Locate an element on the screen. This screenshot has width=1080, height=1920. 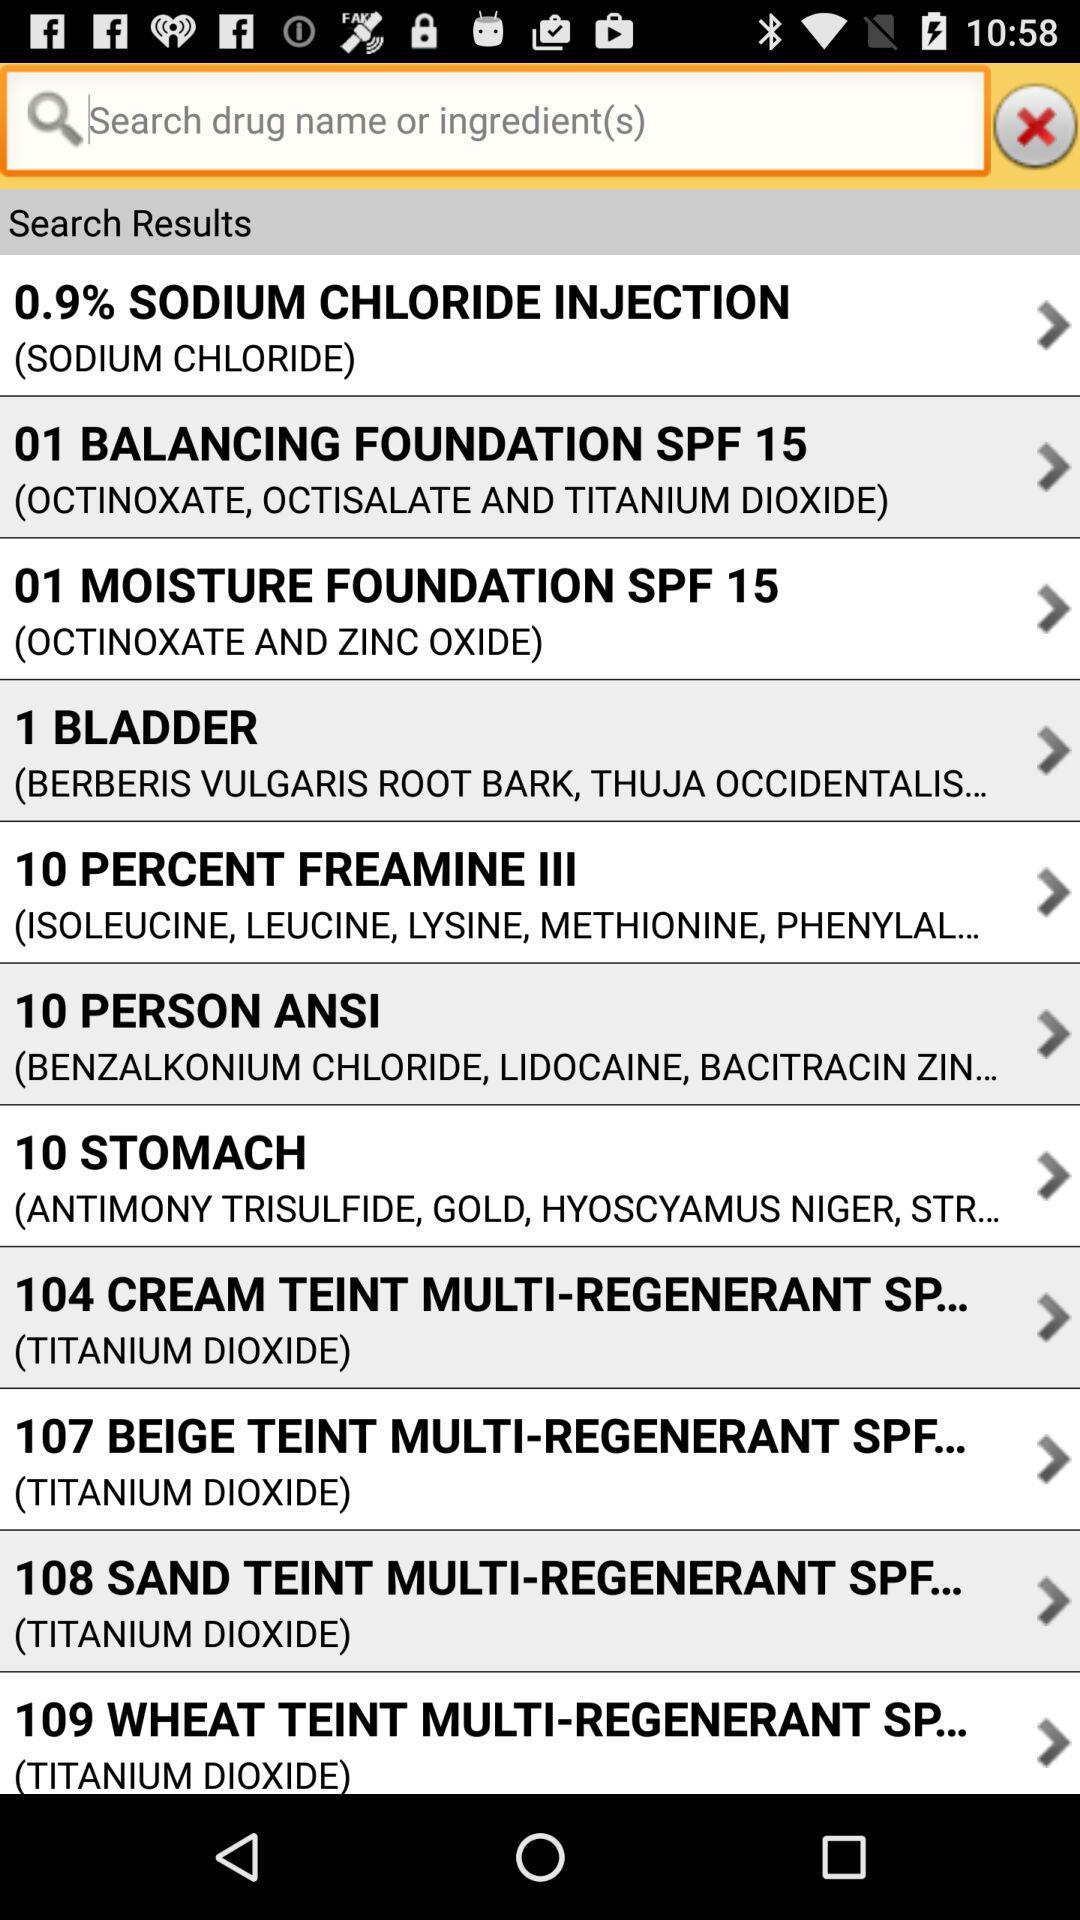
icon above (titanium dioxide) item is located at coordinates (499, 1292).